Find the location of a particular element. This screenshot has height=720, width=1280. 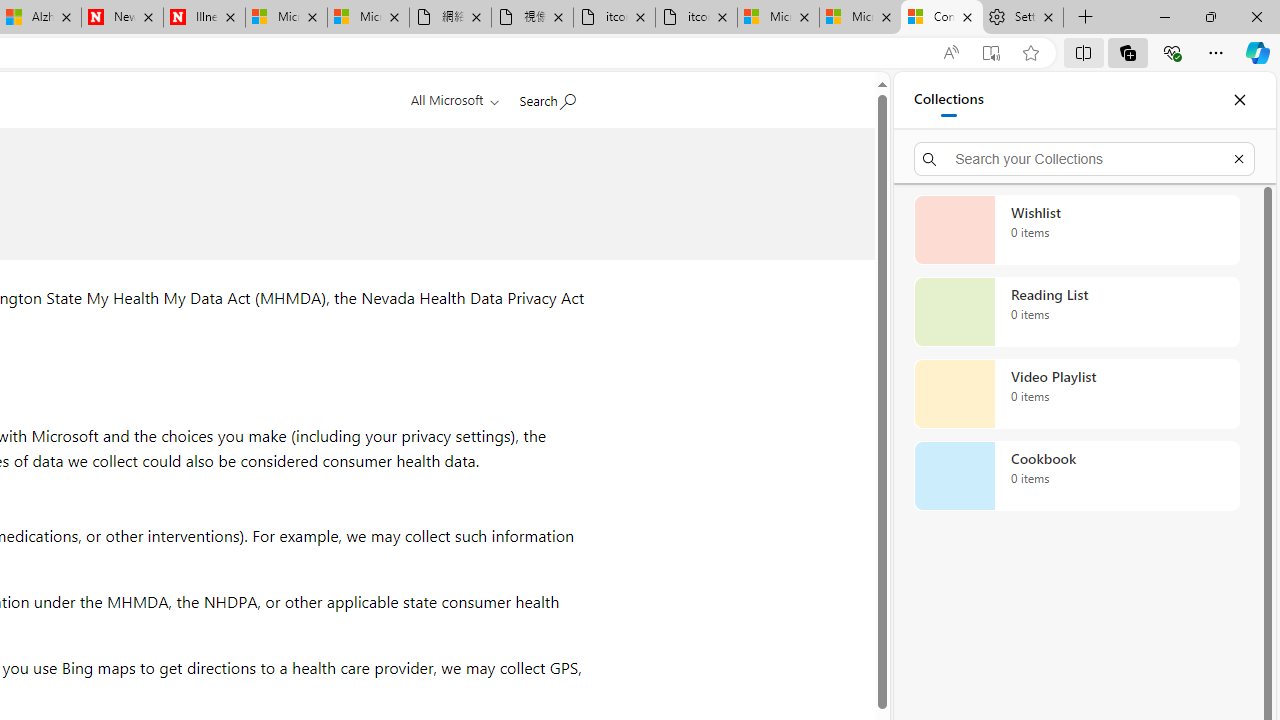

'Search your Collections' is located at coordinates (1083, 158).